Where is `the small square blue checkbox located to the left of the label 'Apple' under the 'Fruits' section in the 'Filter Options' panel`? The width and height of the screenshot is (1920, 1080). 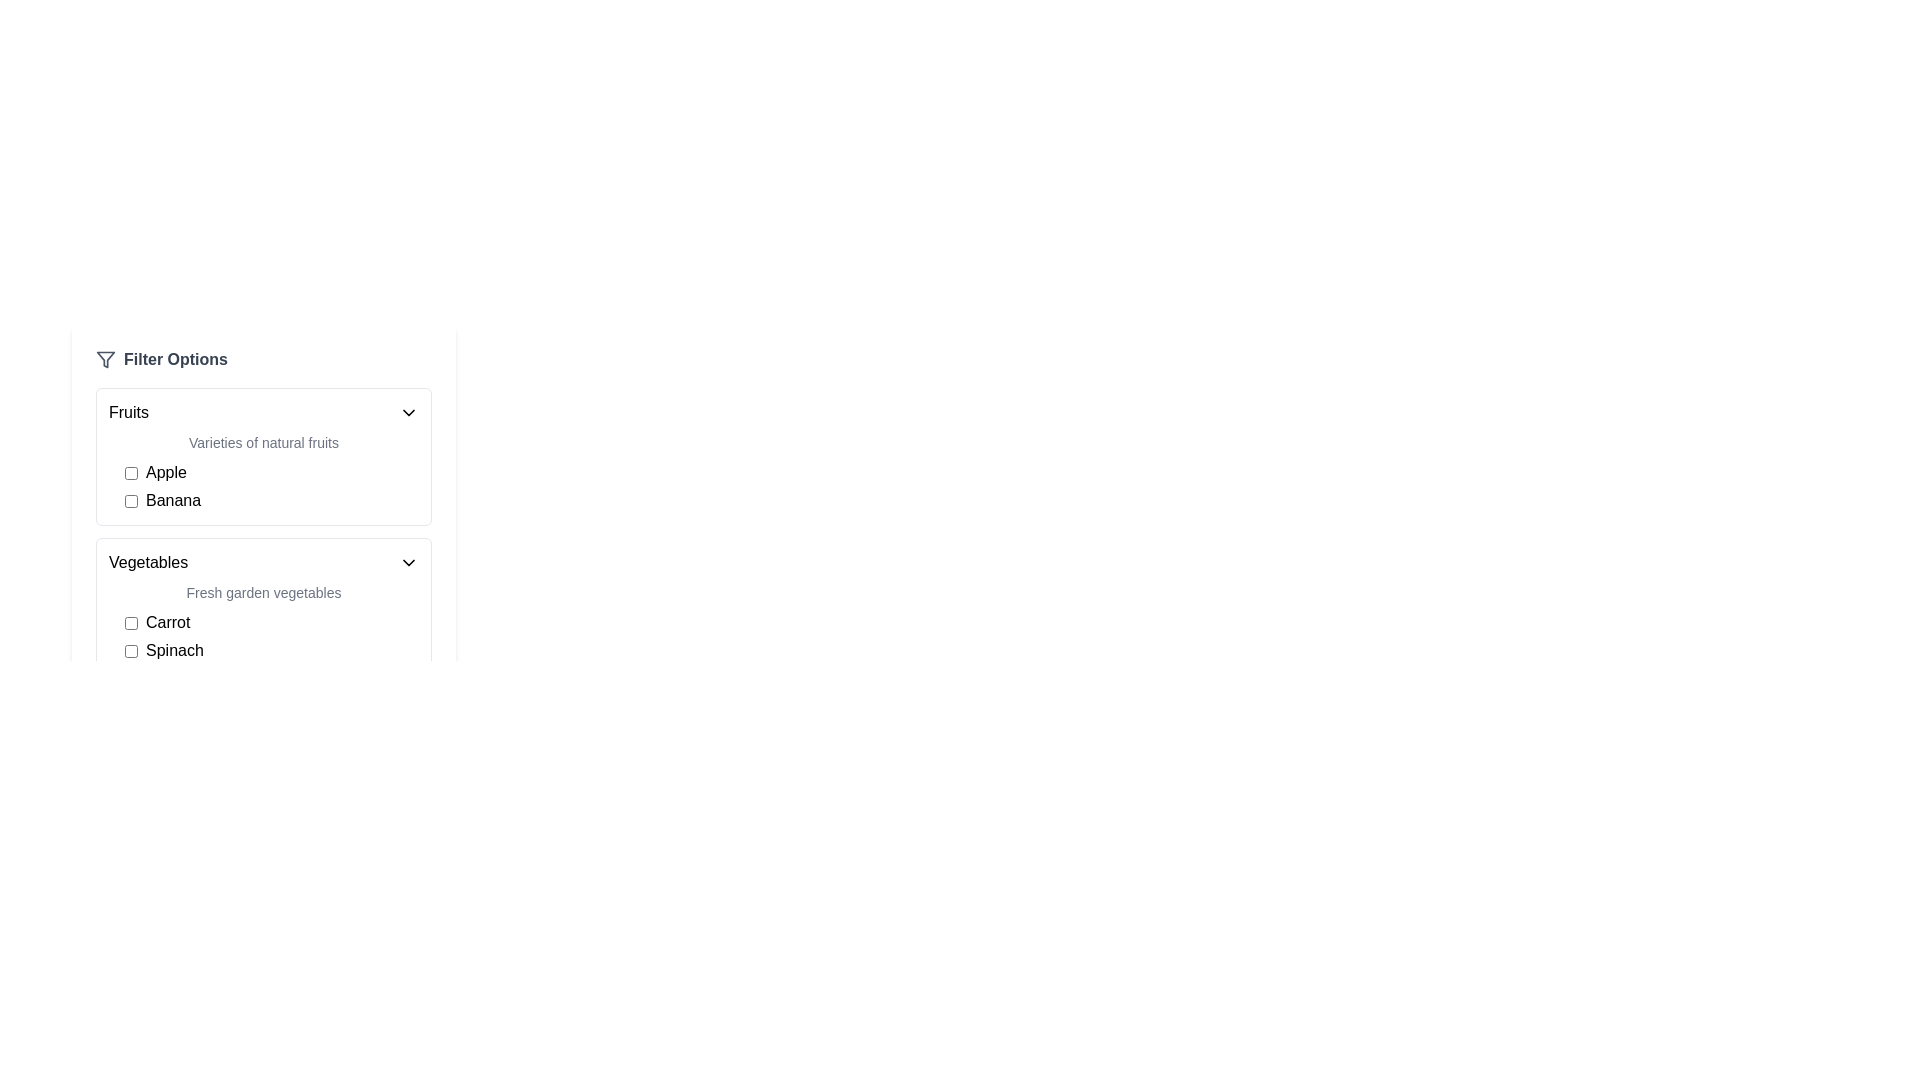 the small square blue checkbox located to the left of the label 'Apple' under the 'Fruits' section in the 'Filter Options' panel is located at coordinates (130, 473).